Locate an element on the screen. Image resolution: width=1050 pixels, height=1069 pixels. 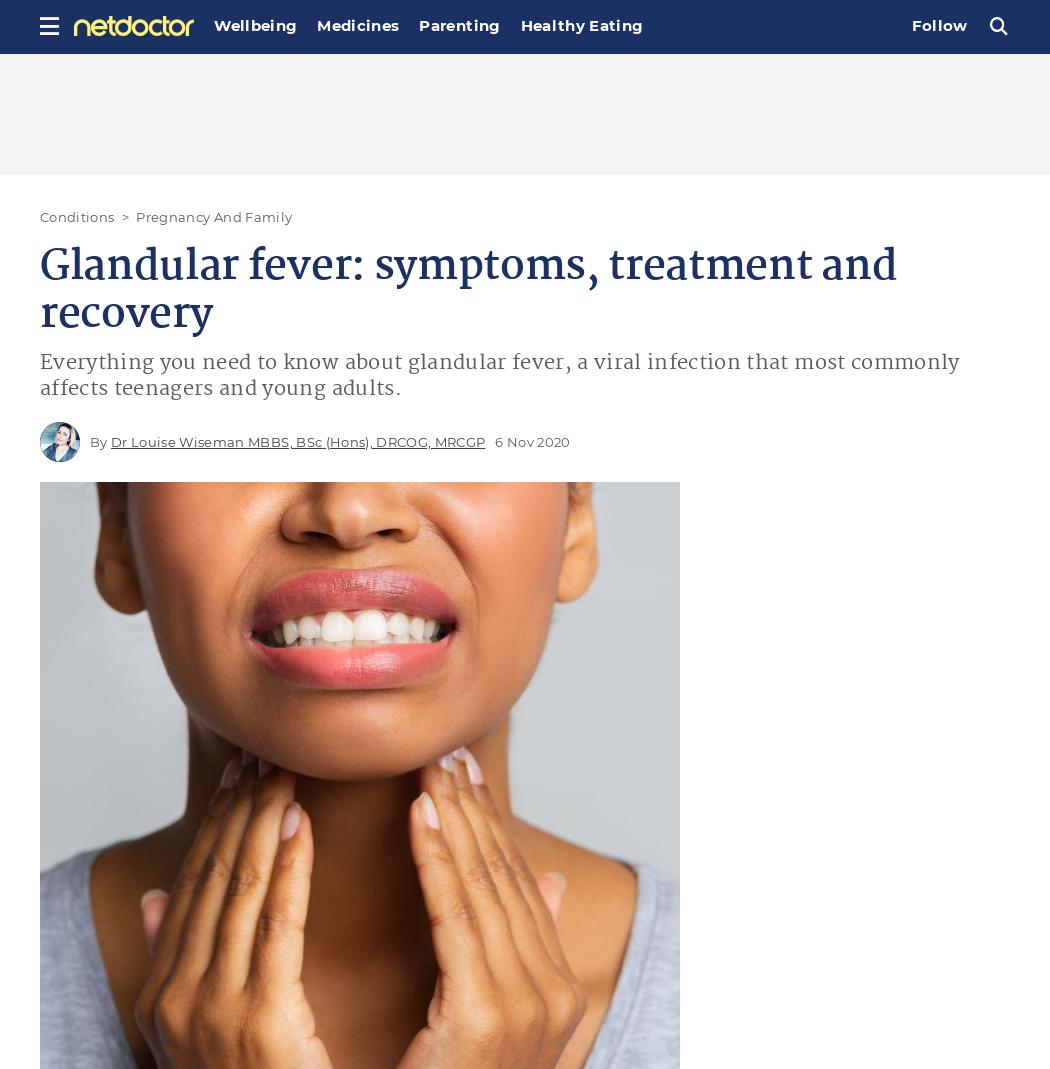
'Dr Louise Wiseman MBBS, BSc (Hons), DRCOG, MRCGP' is located at coordinates (296, 439).